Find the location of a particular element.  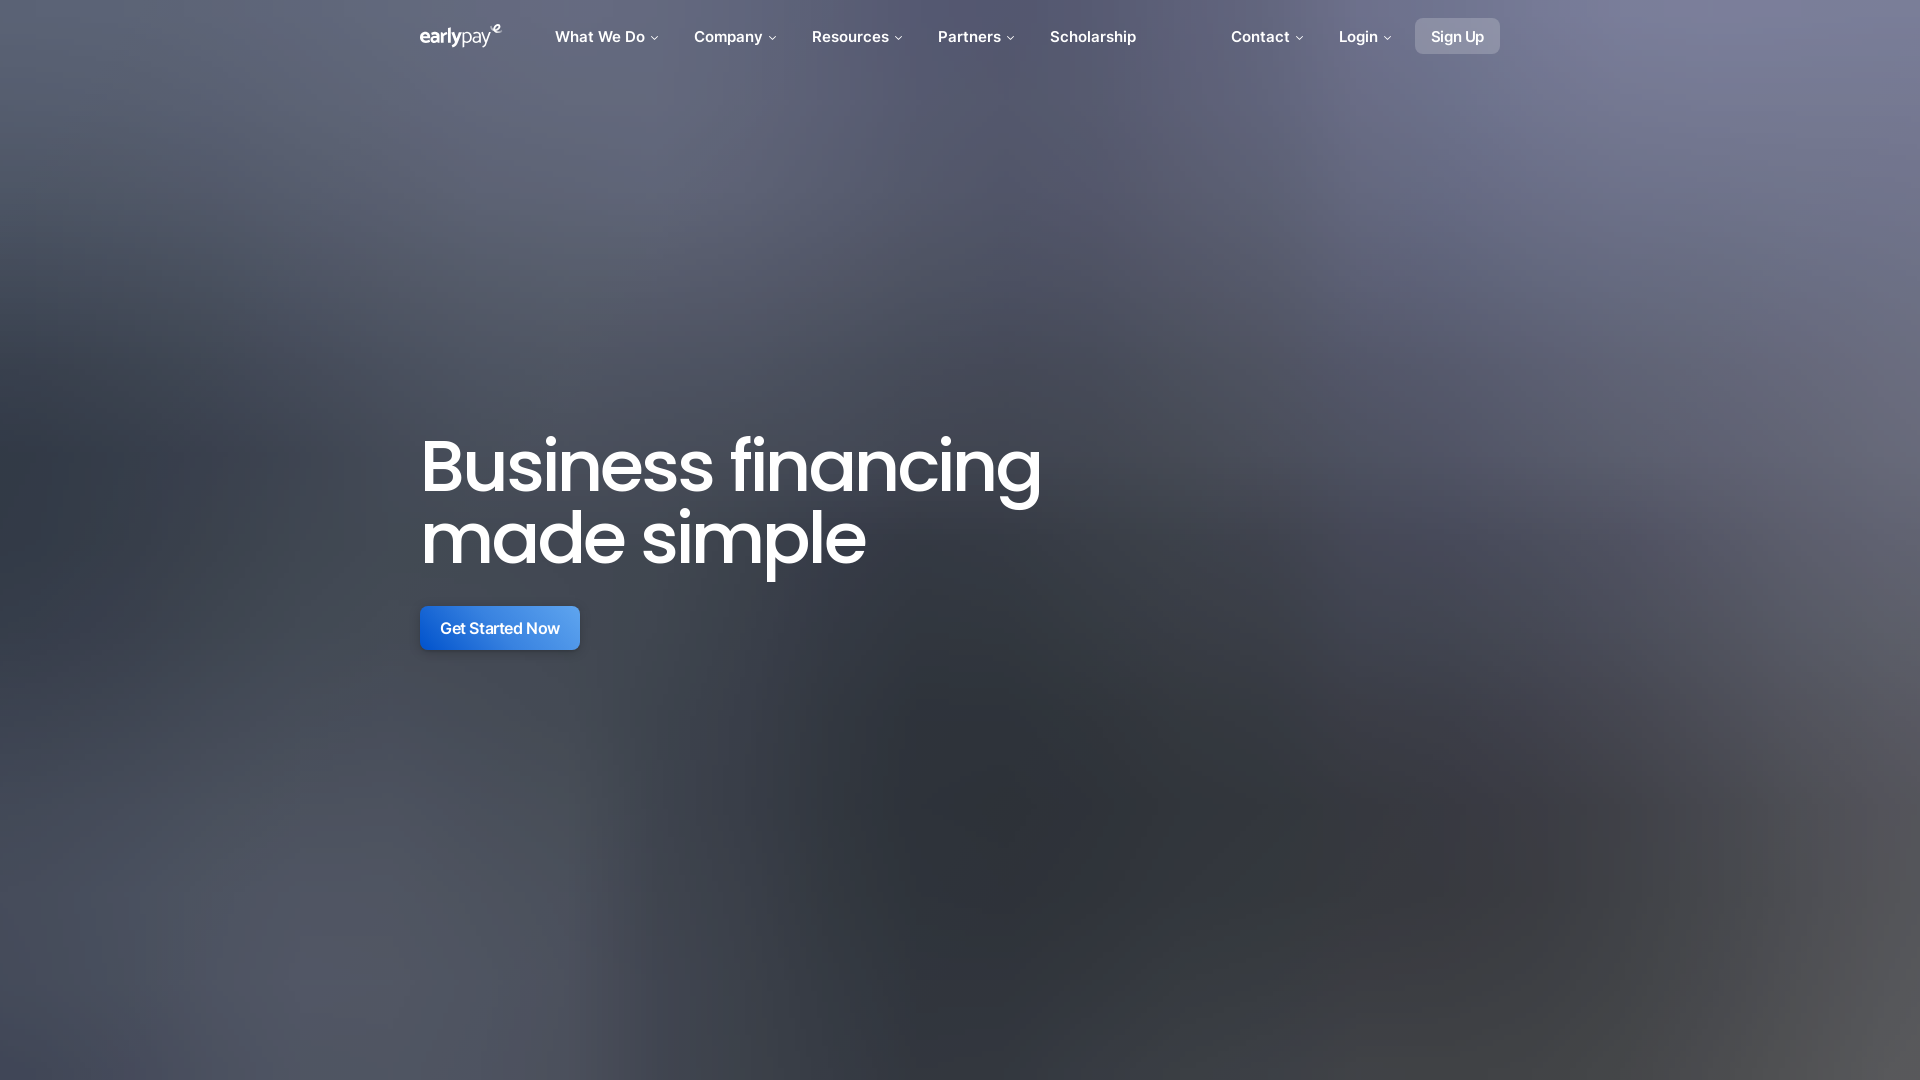

'Contact' is located at coordinates (1218, 35).